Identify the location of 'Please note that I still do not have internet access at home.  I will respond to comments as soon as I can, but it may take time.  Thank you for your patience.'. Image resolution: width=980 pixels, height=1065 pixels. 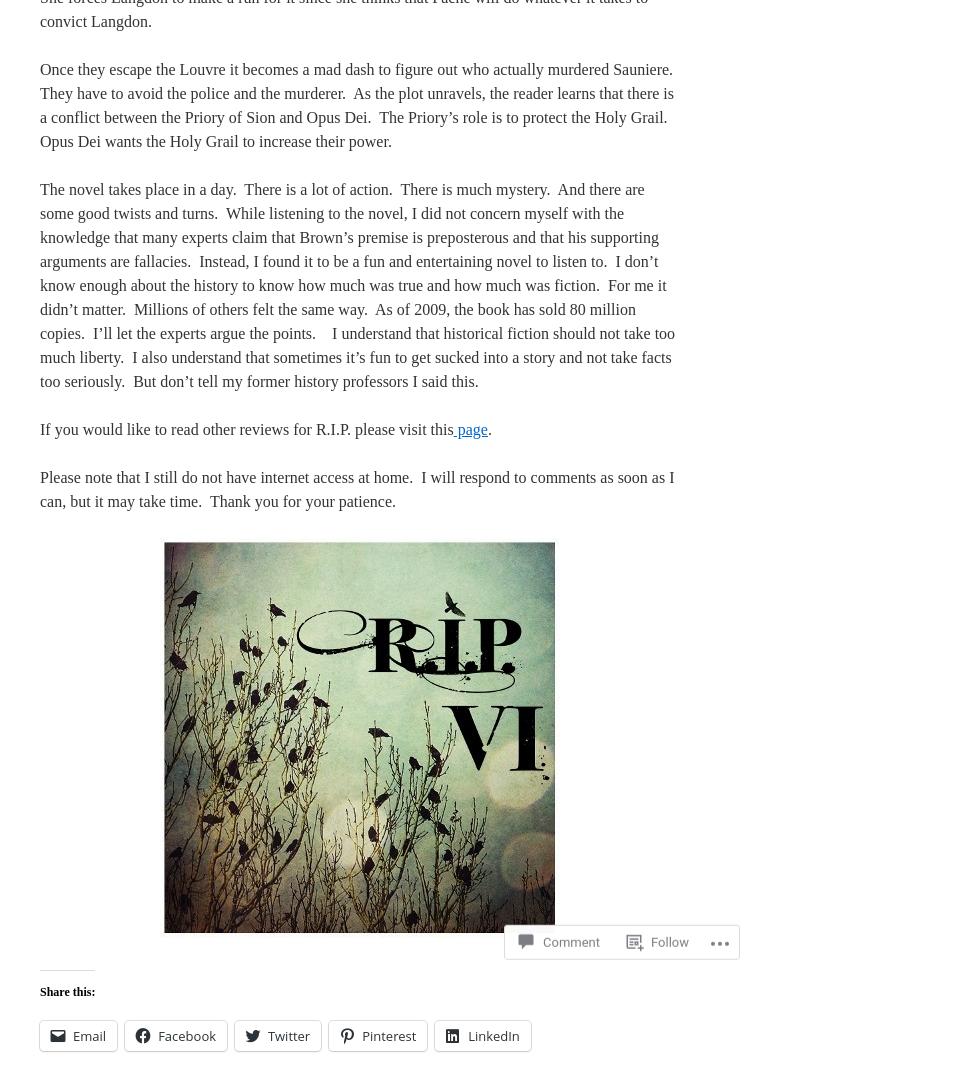
(39, 488).